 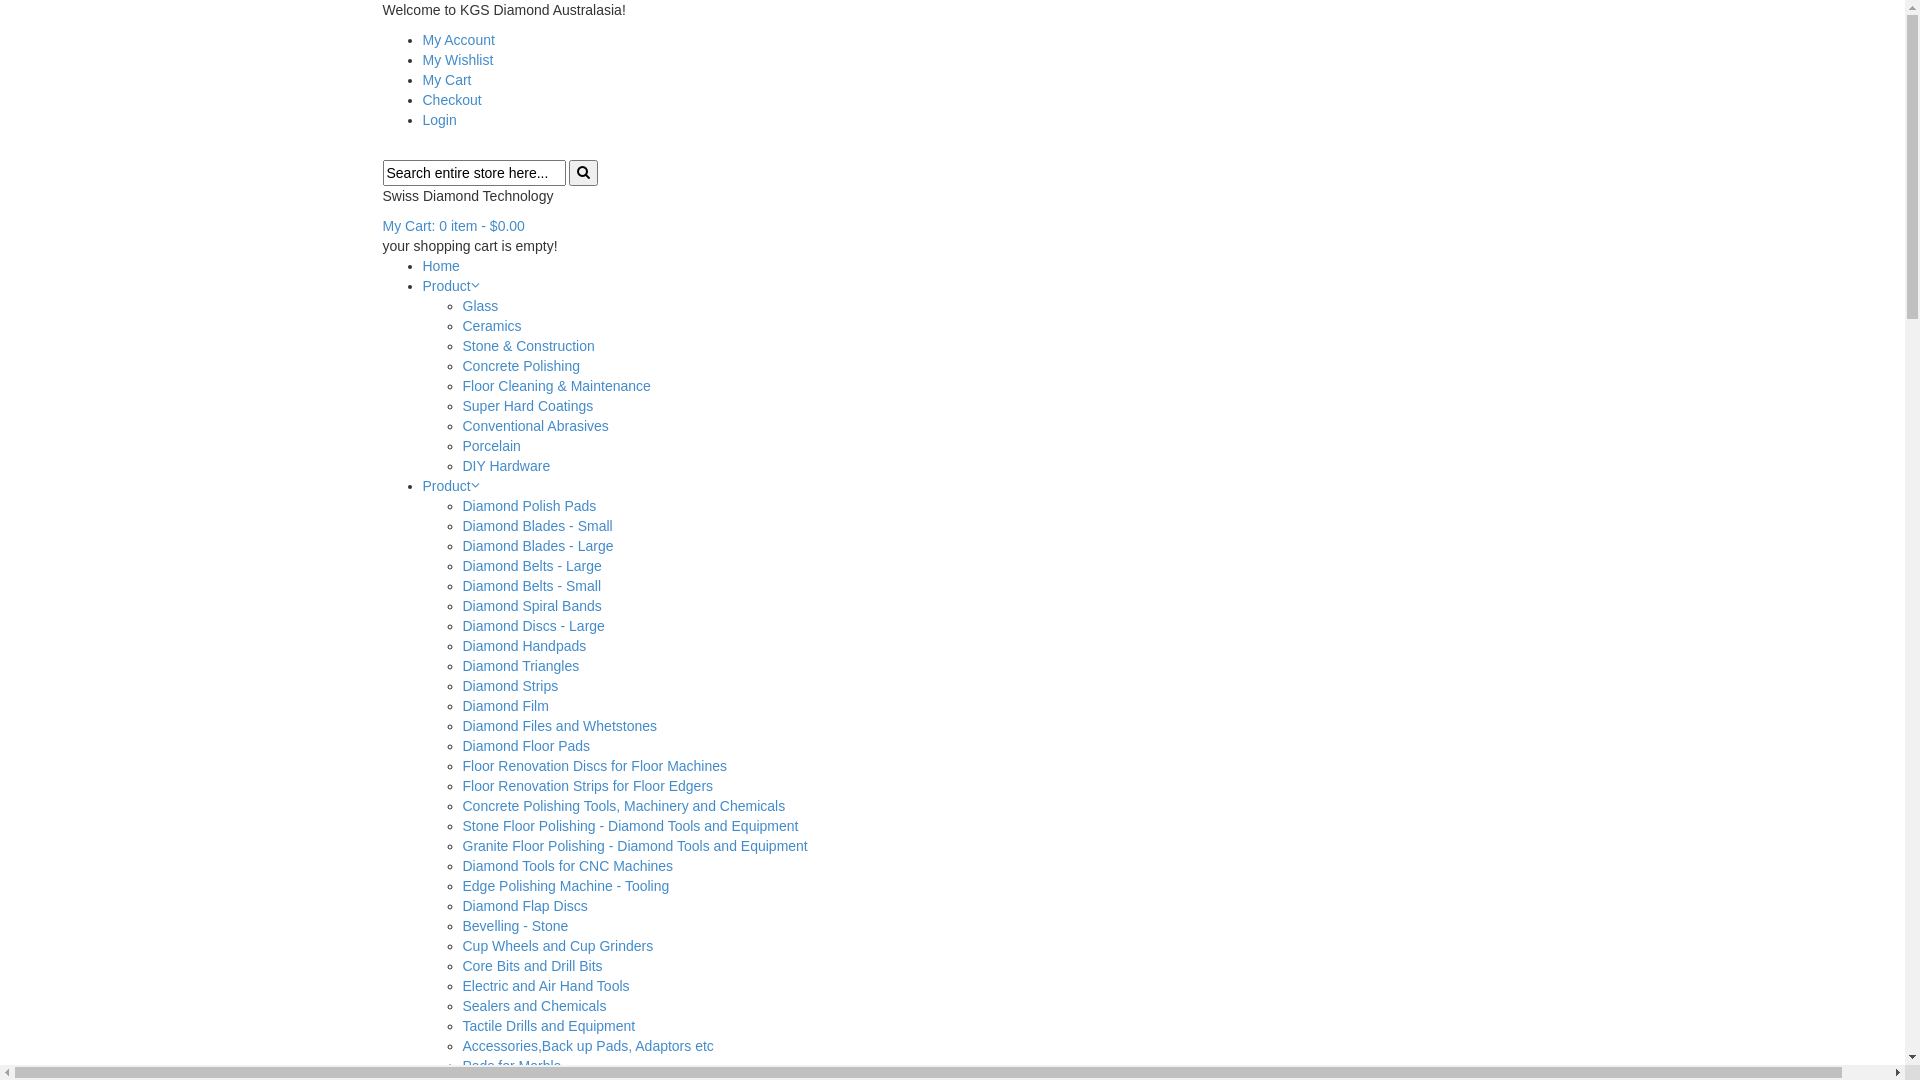 I want to click on 'Diamond Handpads', so click(x=523, y=645).